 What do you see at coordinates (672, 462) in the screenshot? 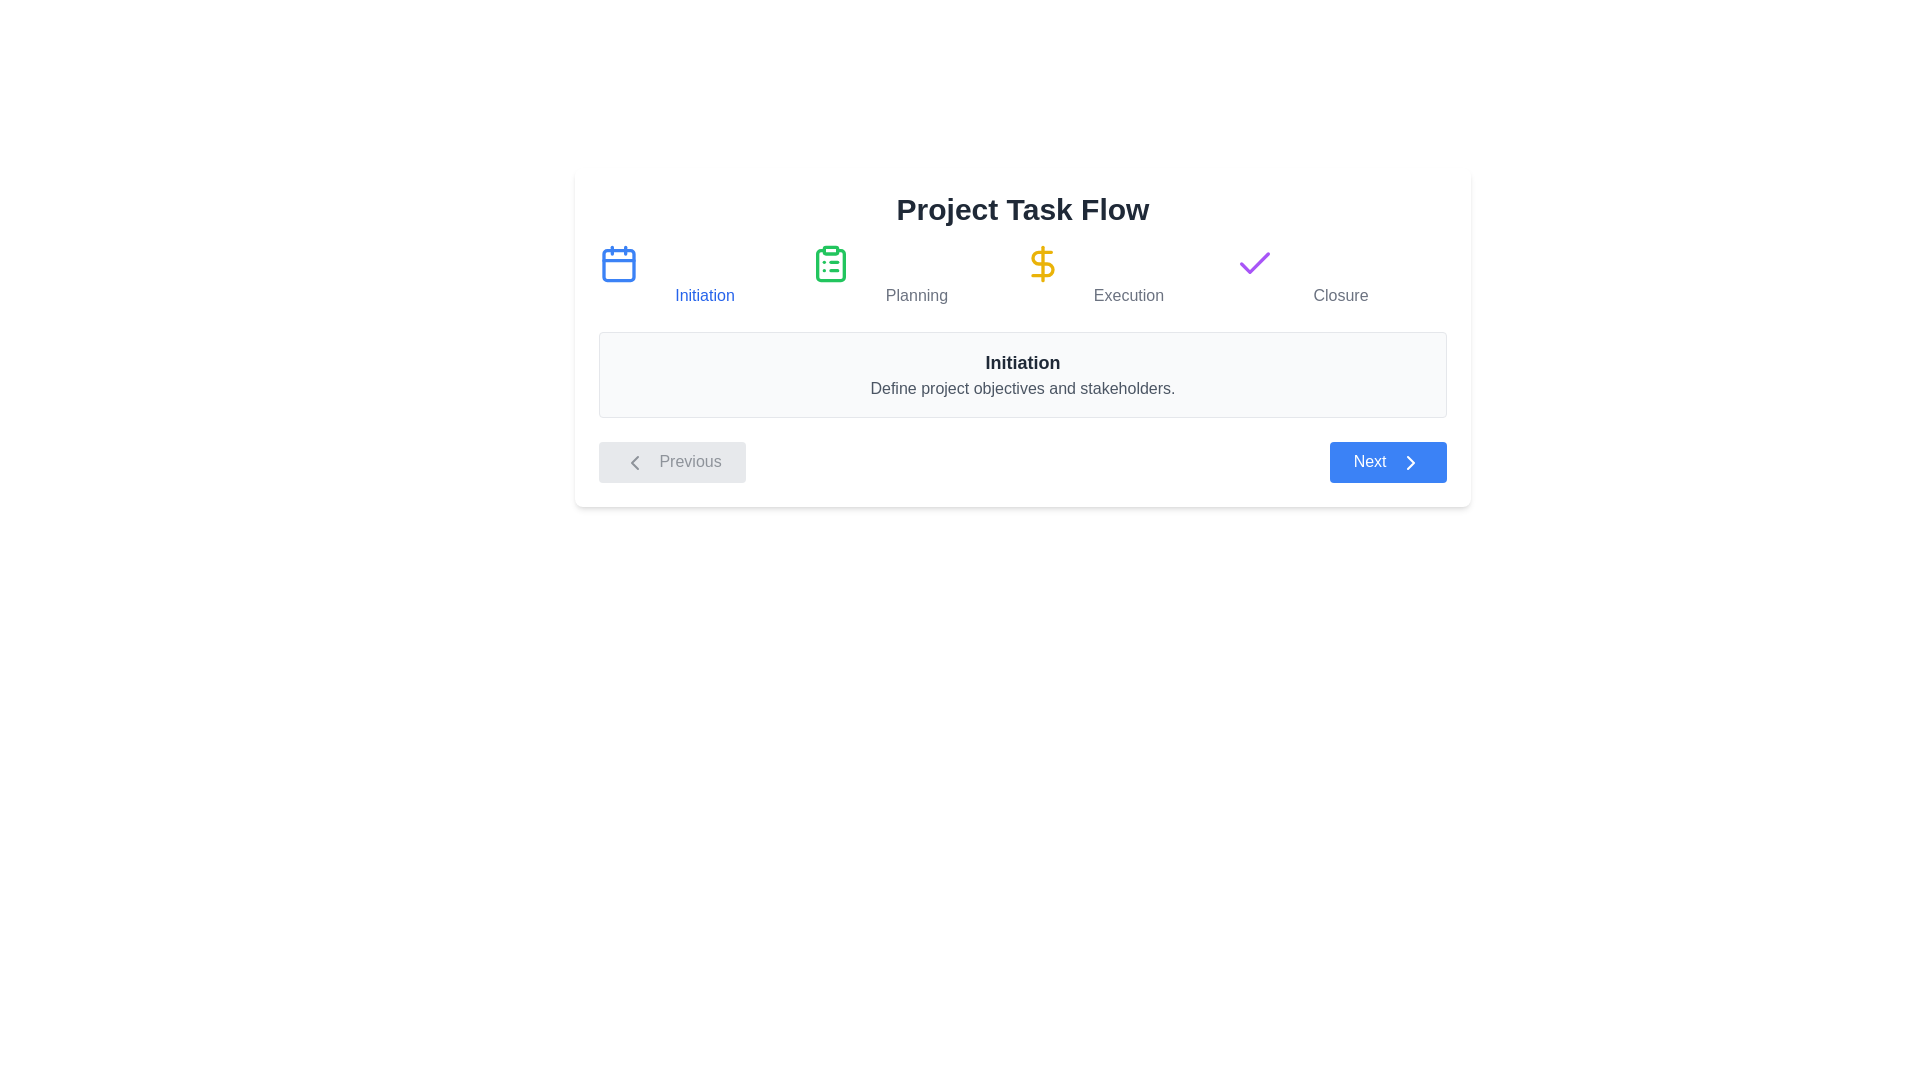
I see `the 'Previous' button, which is located at the bottom-left corner of the navigation bar and features a leftward arrow icon and gray background` at bounding box center [672, 462].